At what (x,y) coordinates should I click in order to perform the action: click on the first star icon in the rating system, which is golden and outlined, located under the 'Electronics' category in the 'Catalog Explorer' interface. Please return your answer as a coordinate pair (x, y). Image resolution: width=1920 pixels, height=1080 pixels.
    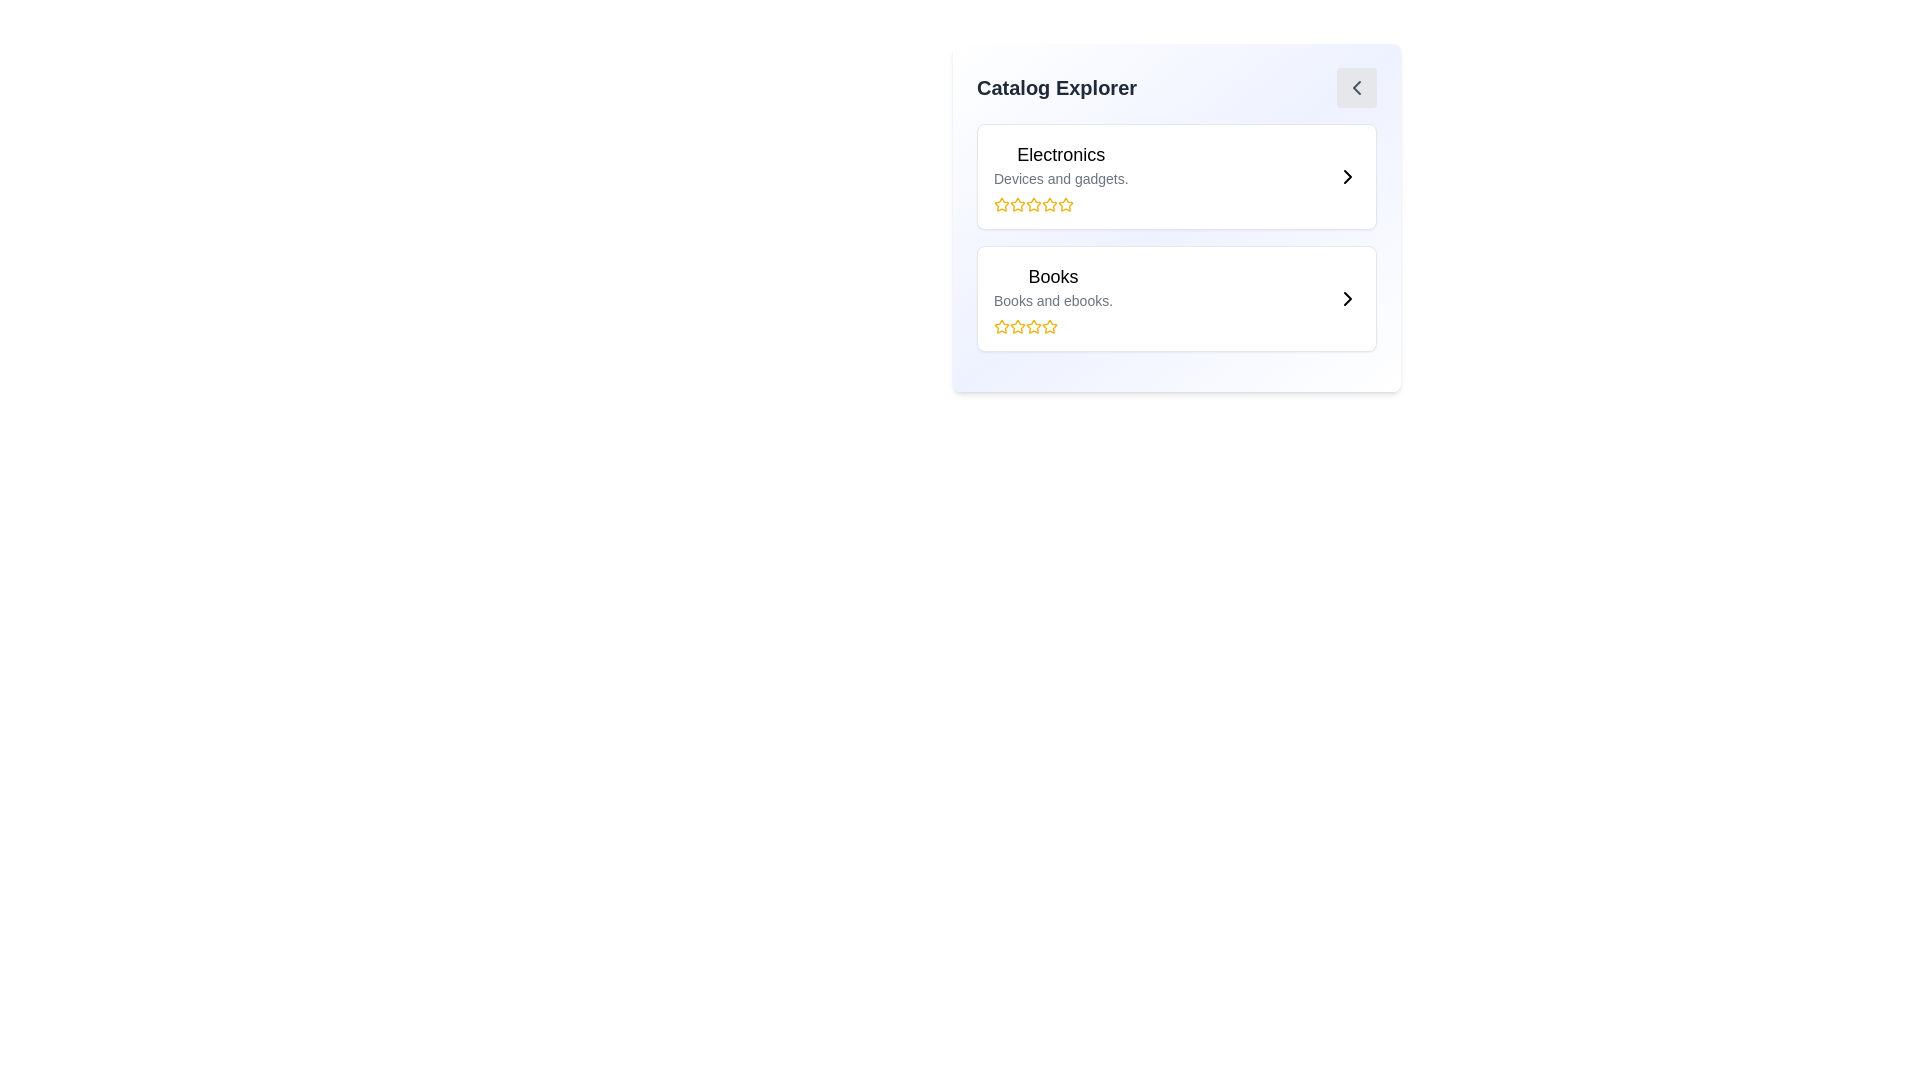
    Looking at the image, I should click on (1002, 204).